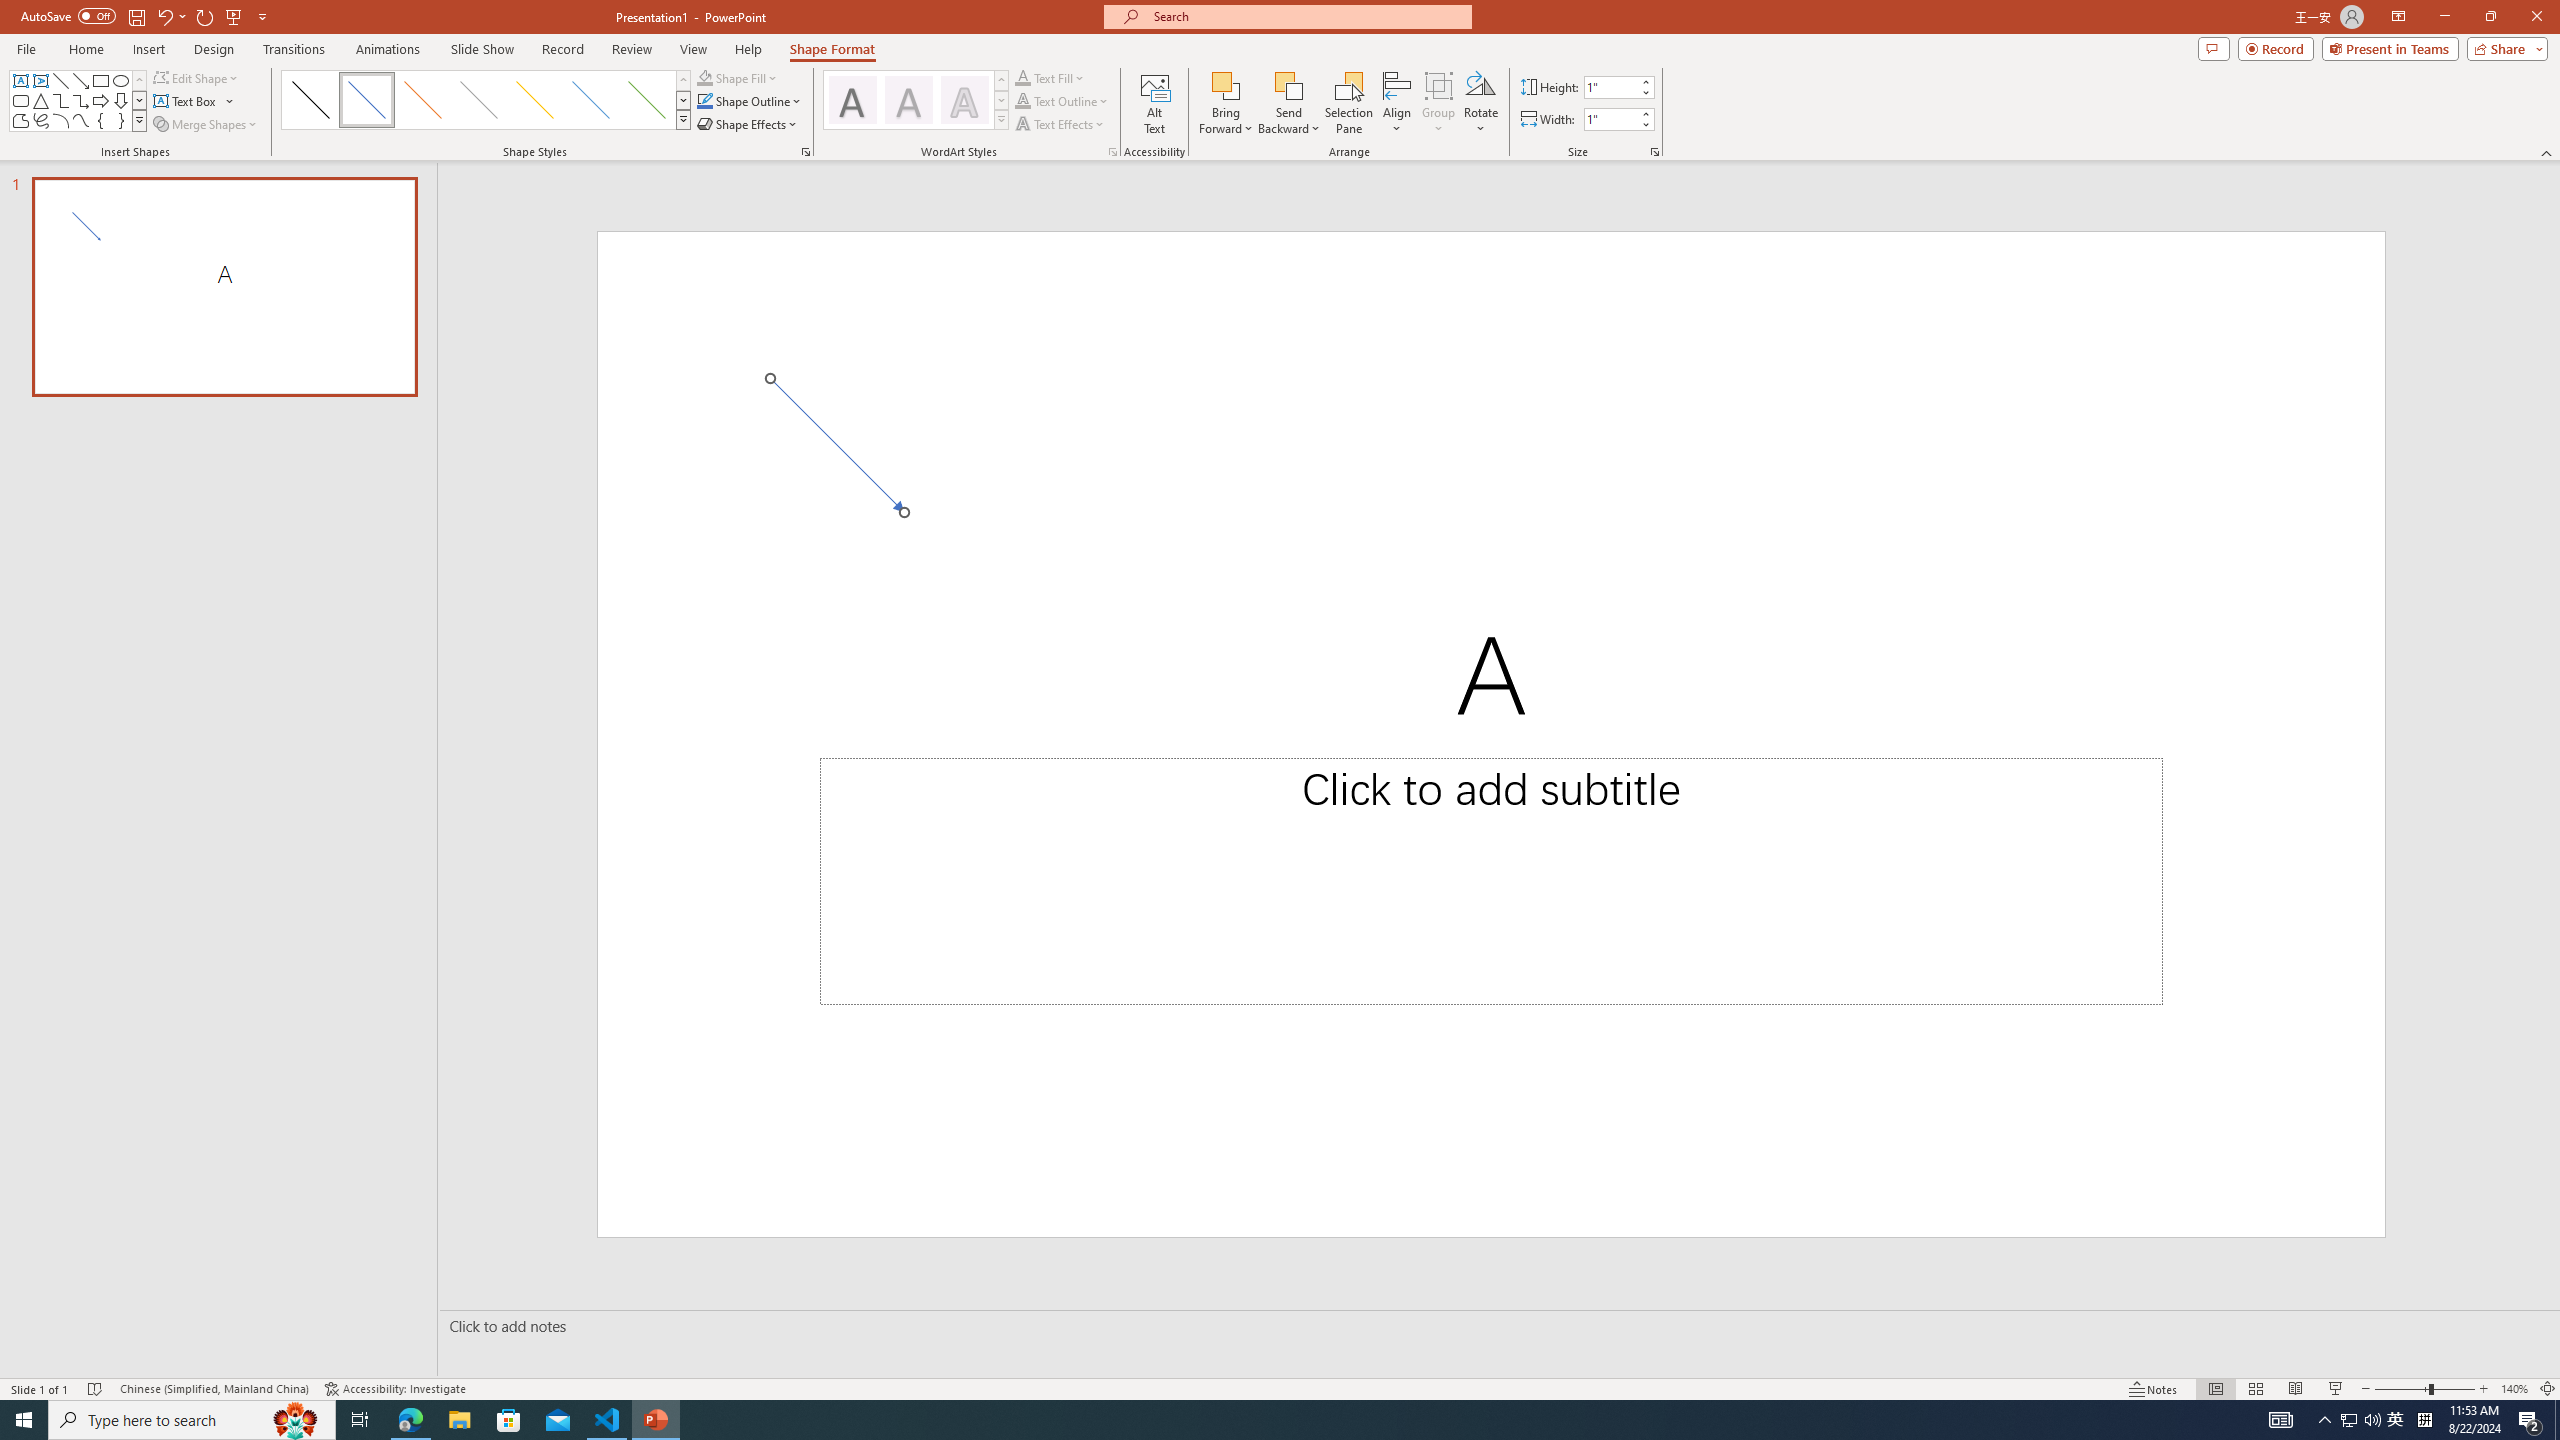 This screenshot has height=1440, width=2560. I want to click on 'Send Backward', so click(1289, 84).